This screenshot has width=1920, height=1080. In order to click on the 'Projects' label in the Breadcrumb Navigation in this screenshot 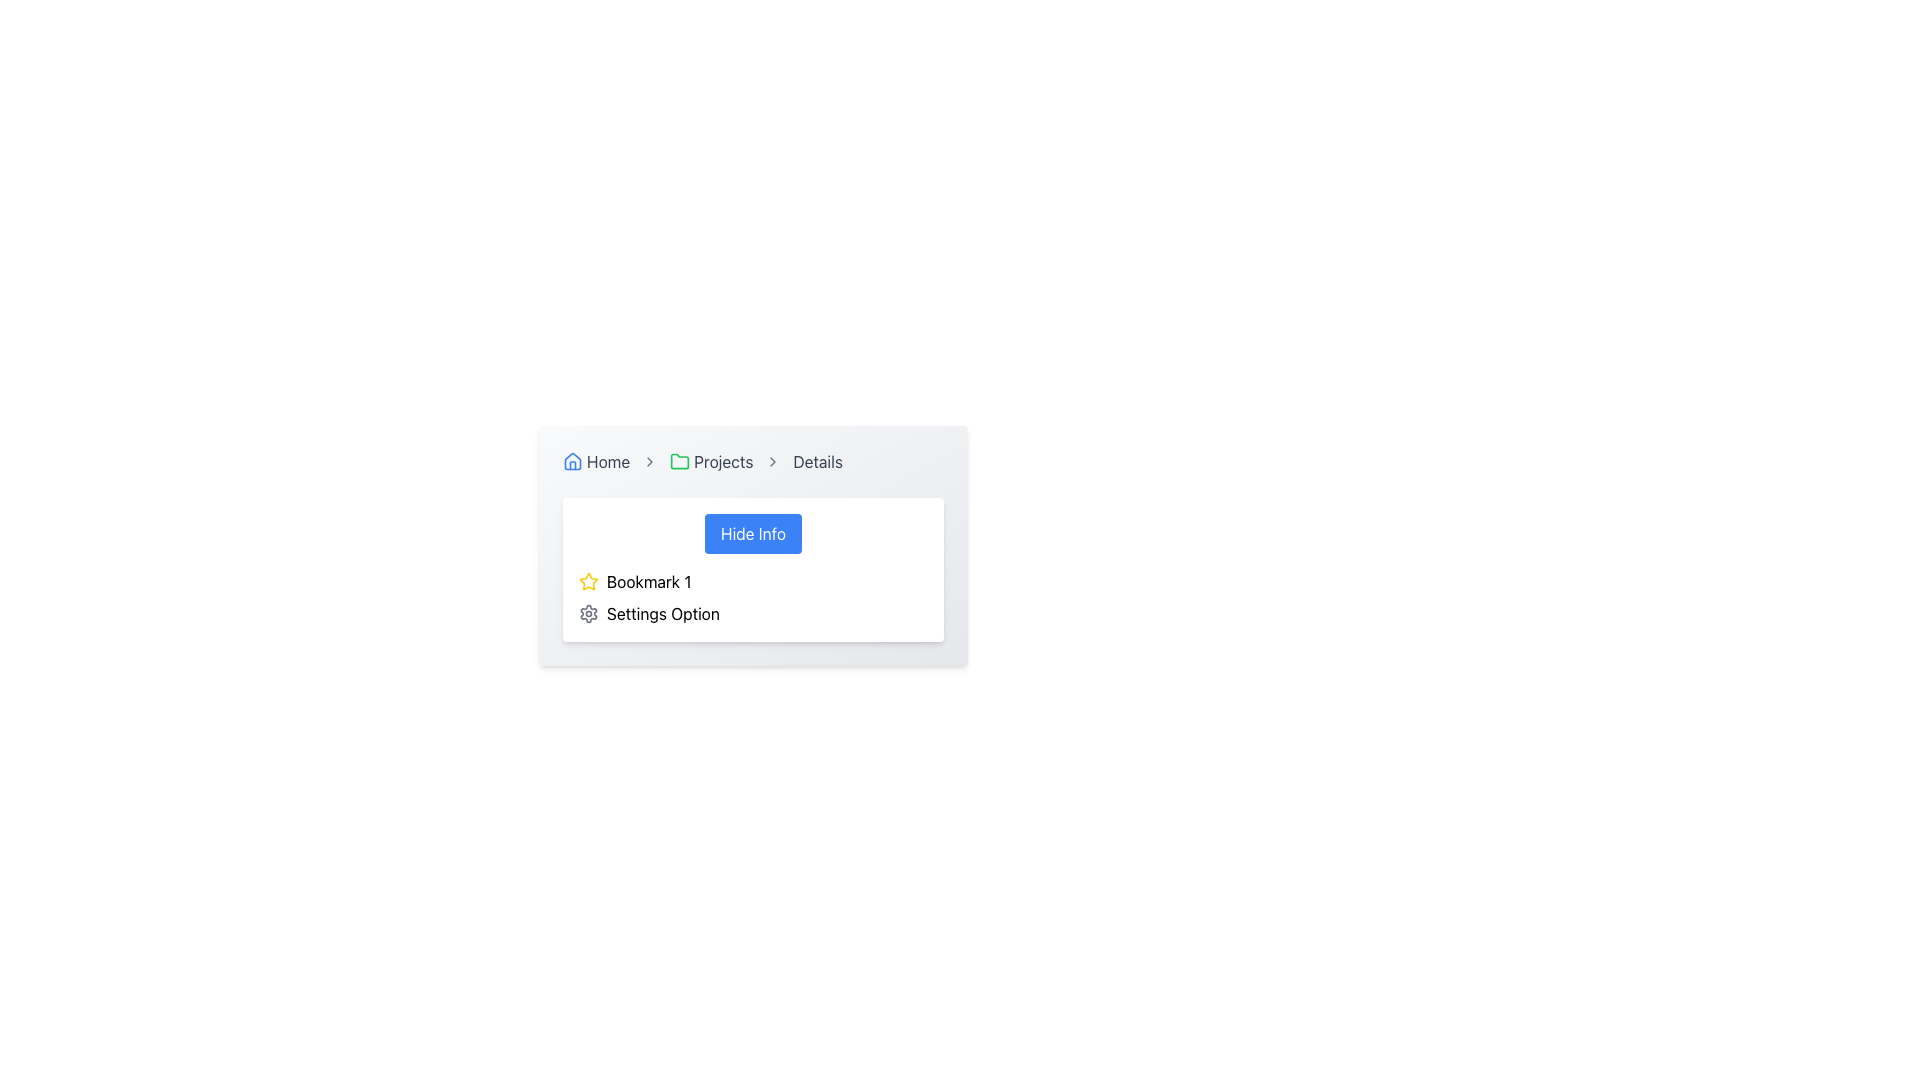, I will do `click(752, 462)`.